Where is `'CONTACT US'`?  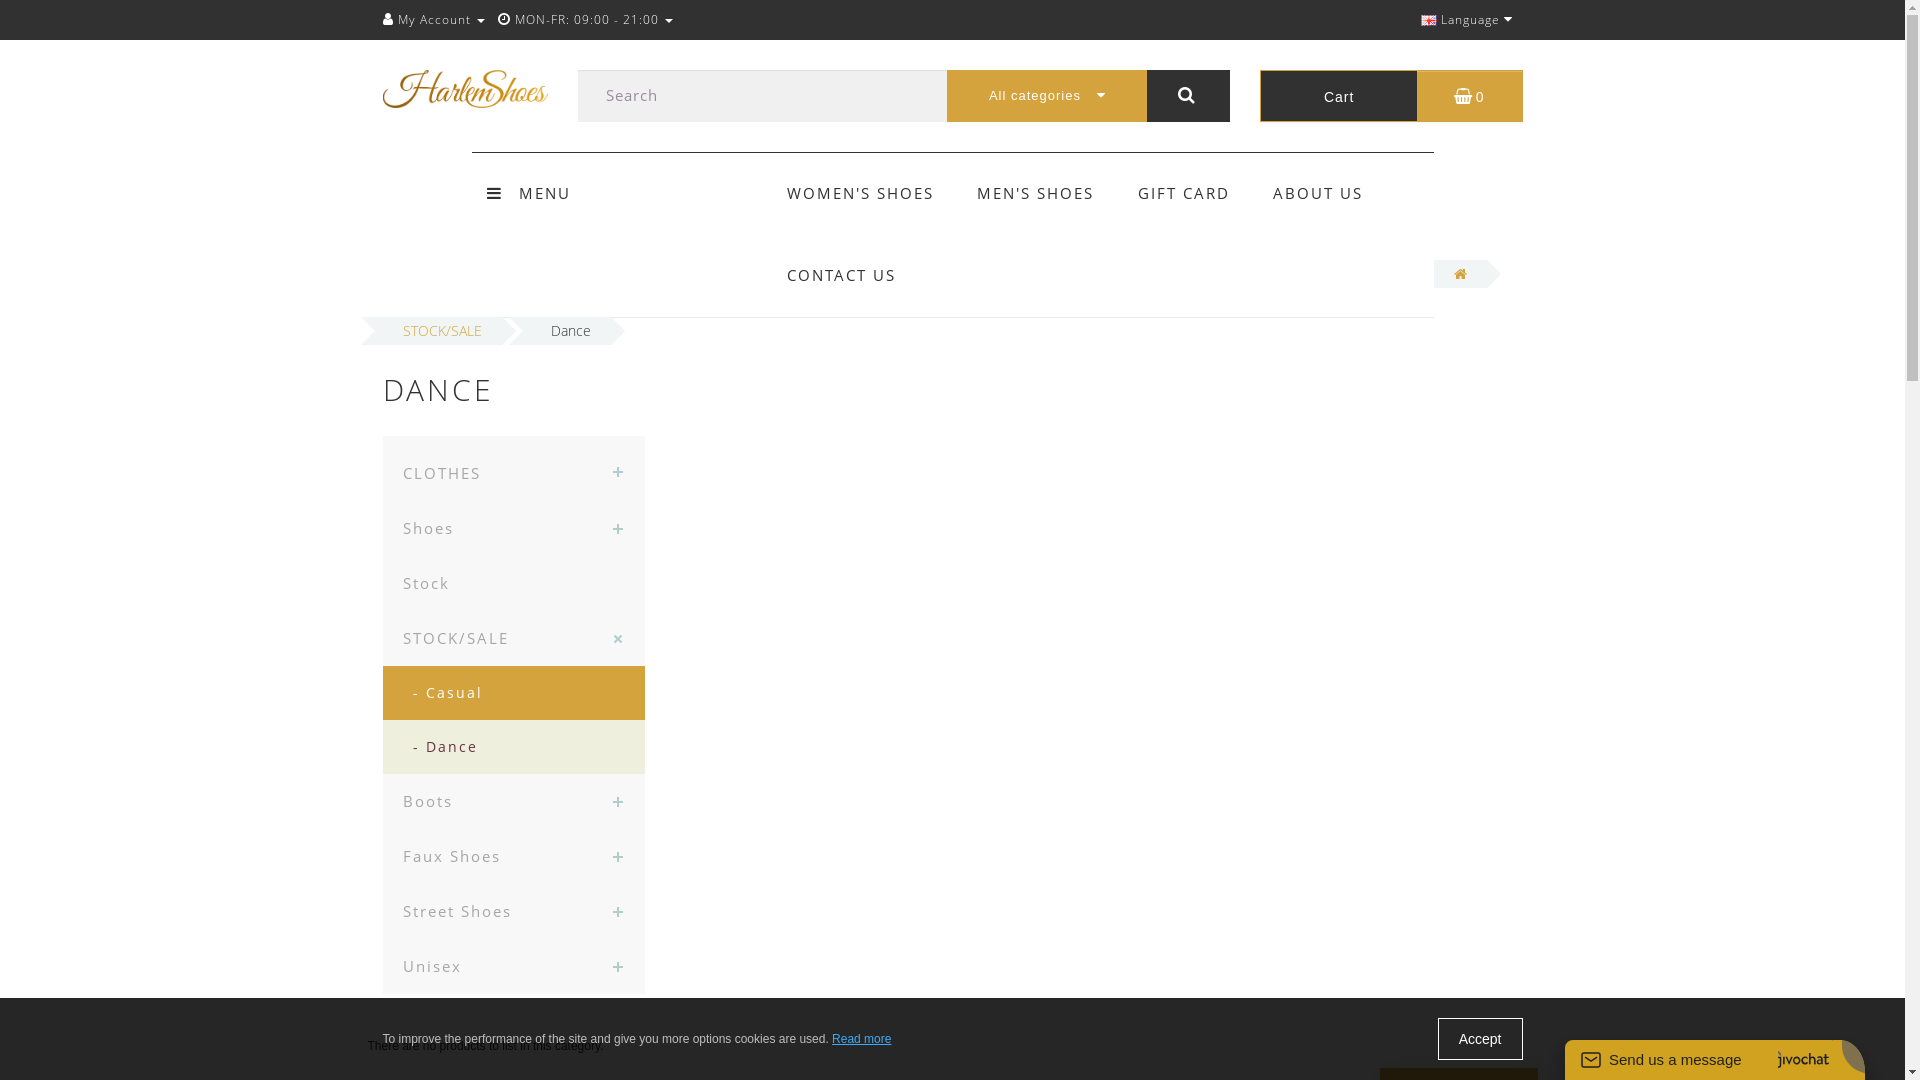 'CONTACT US' is located at coordinates (841, 274).